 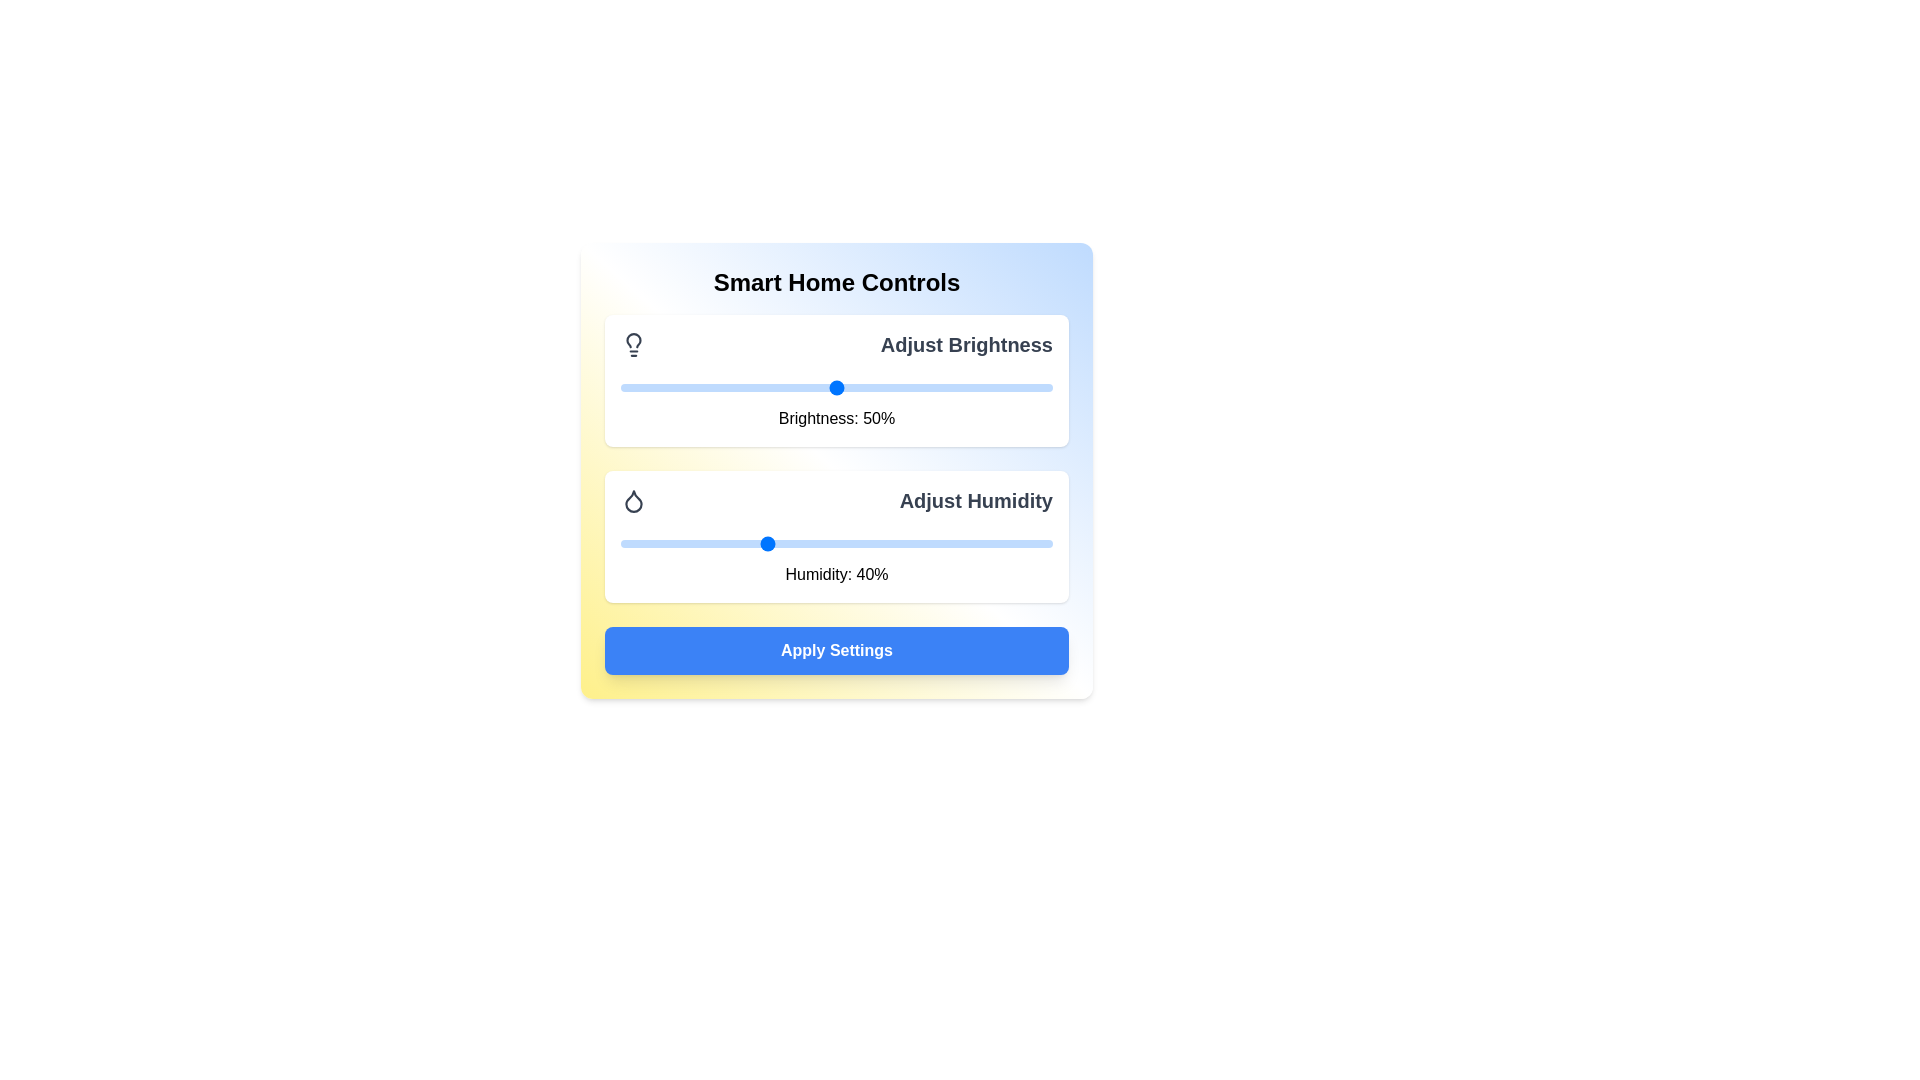 What do you see at coordinates (829, 543) in the screenshot?
I see `the humidity level to 49% using the slider` at bounding box center [829, 543].